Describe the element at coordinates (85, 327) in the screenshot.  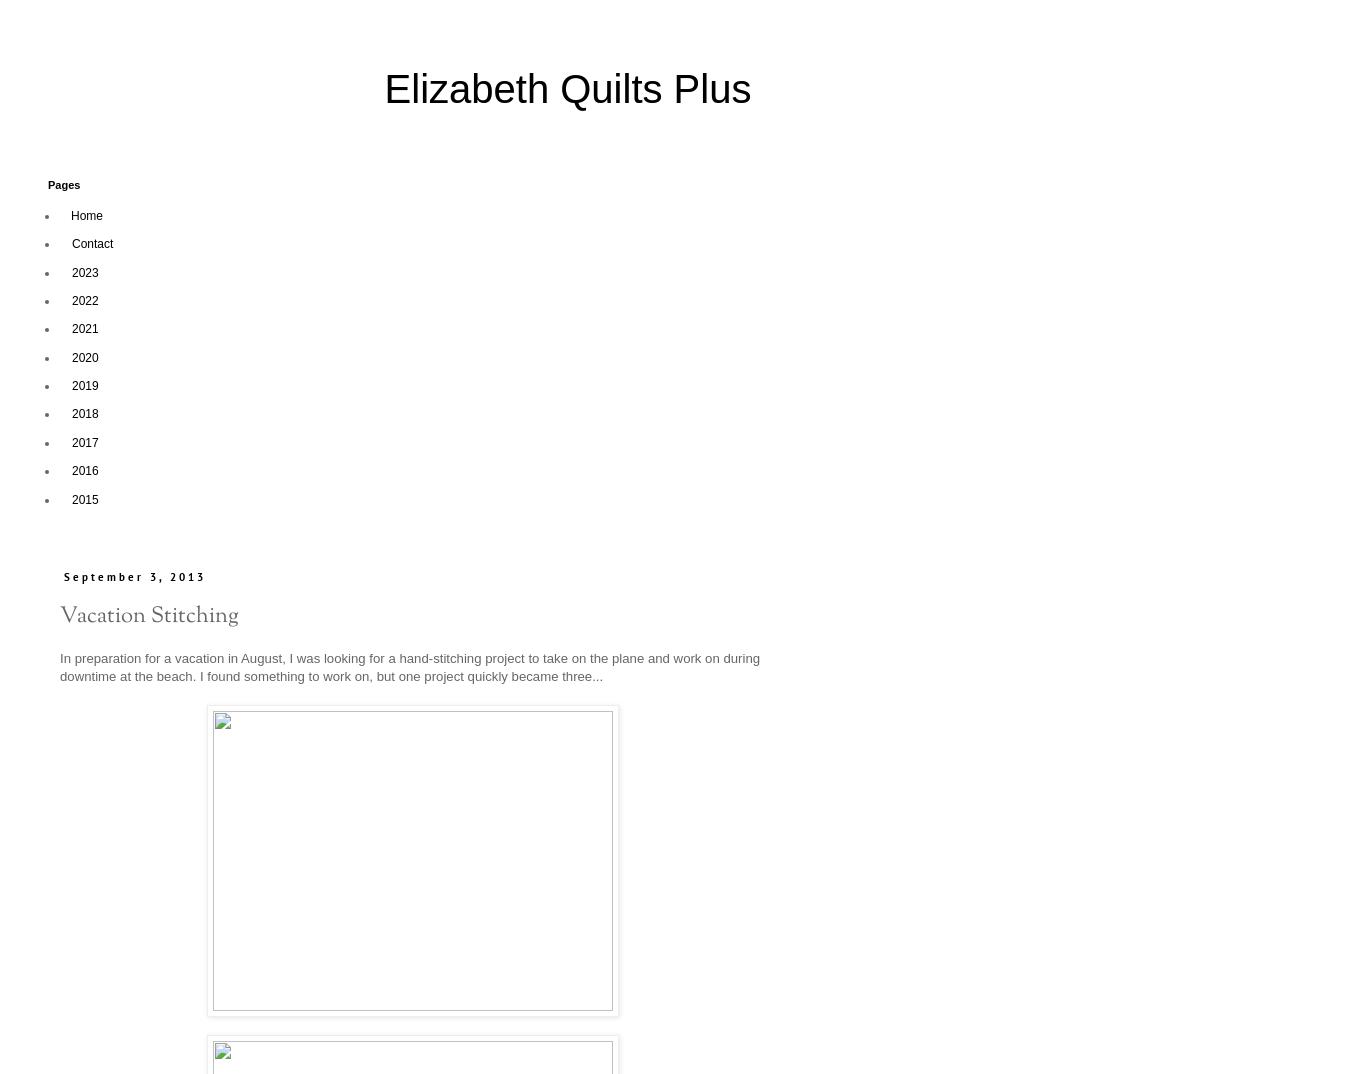
I see `'2021'` at that location.